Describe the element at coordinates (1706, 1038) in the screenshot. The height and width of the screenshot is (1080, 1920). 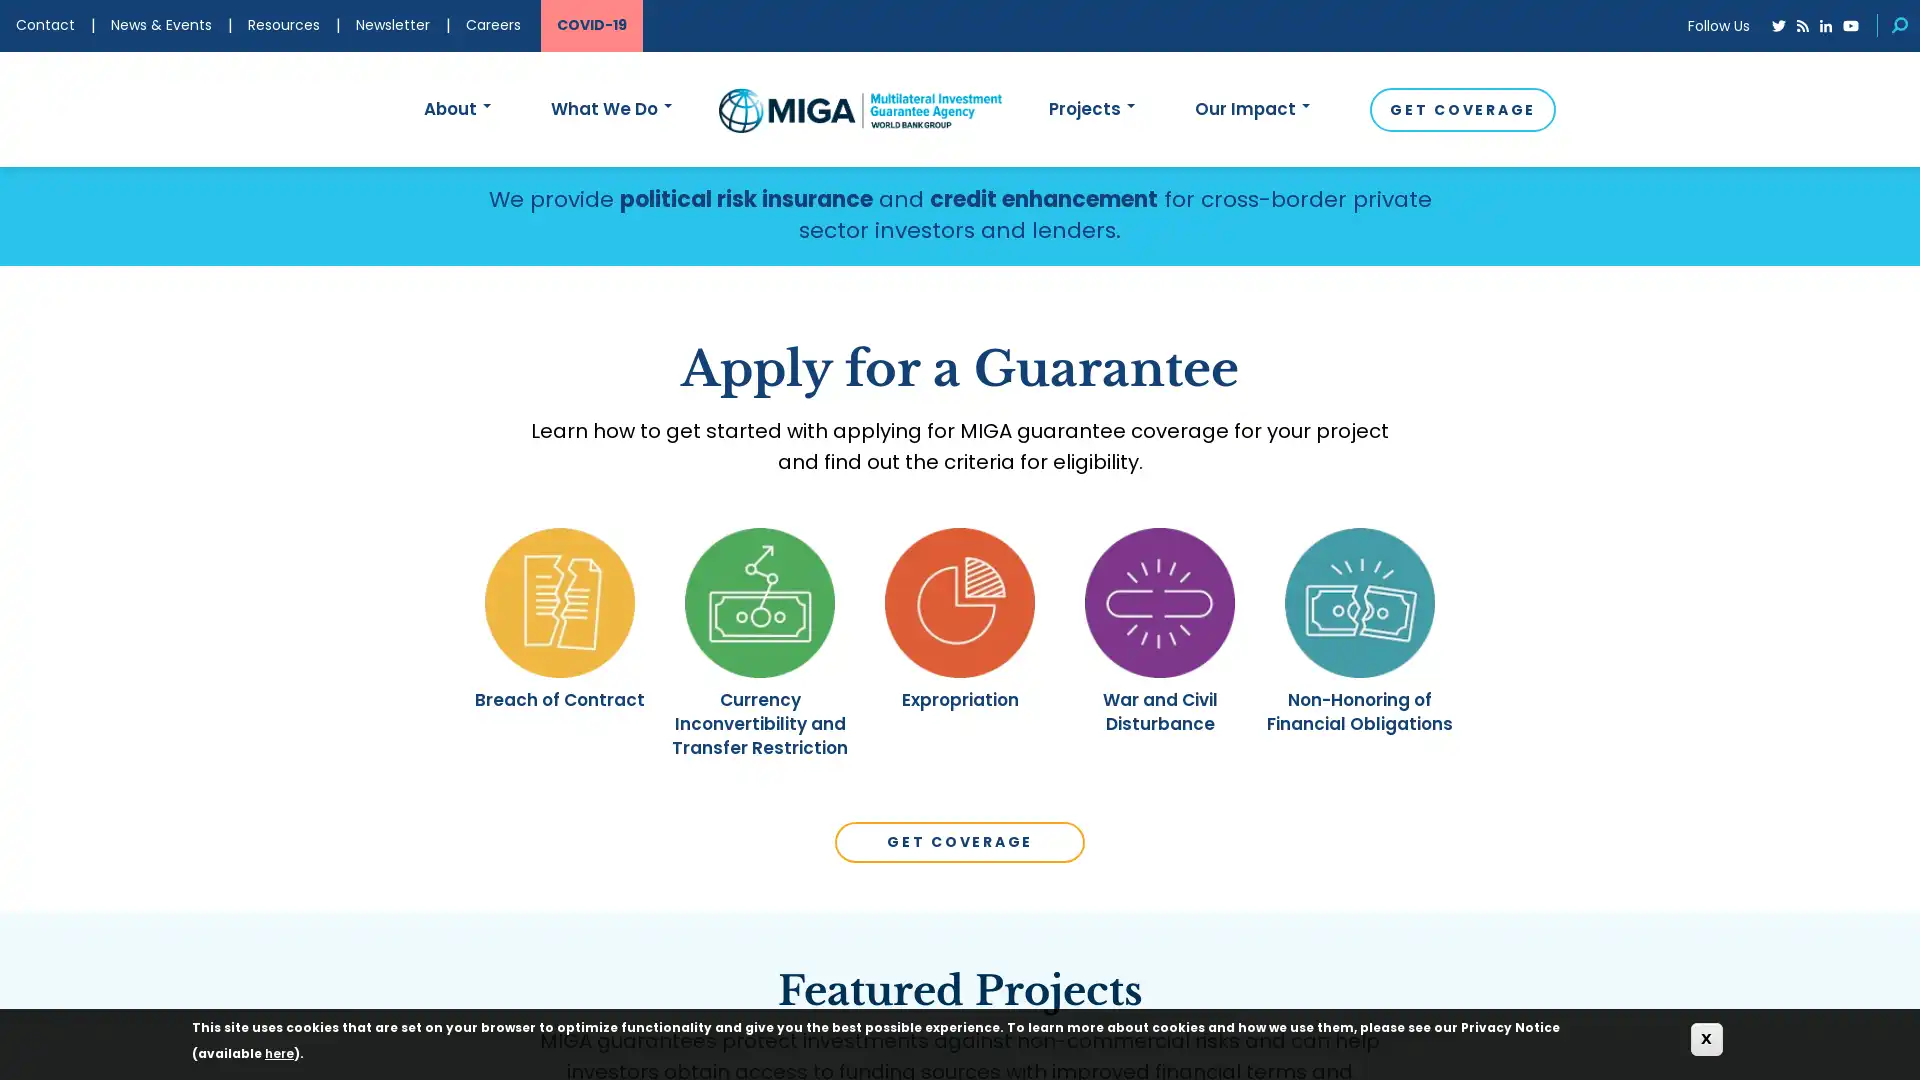
I see `X` at that location.